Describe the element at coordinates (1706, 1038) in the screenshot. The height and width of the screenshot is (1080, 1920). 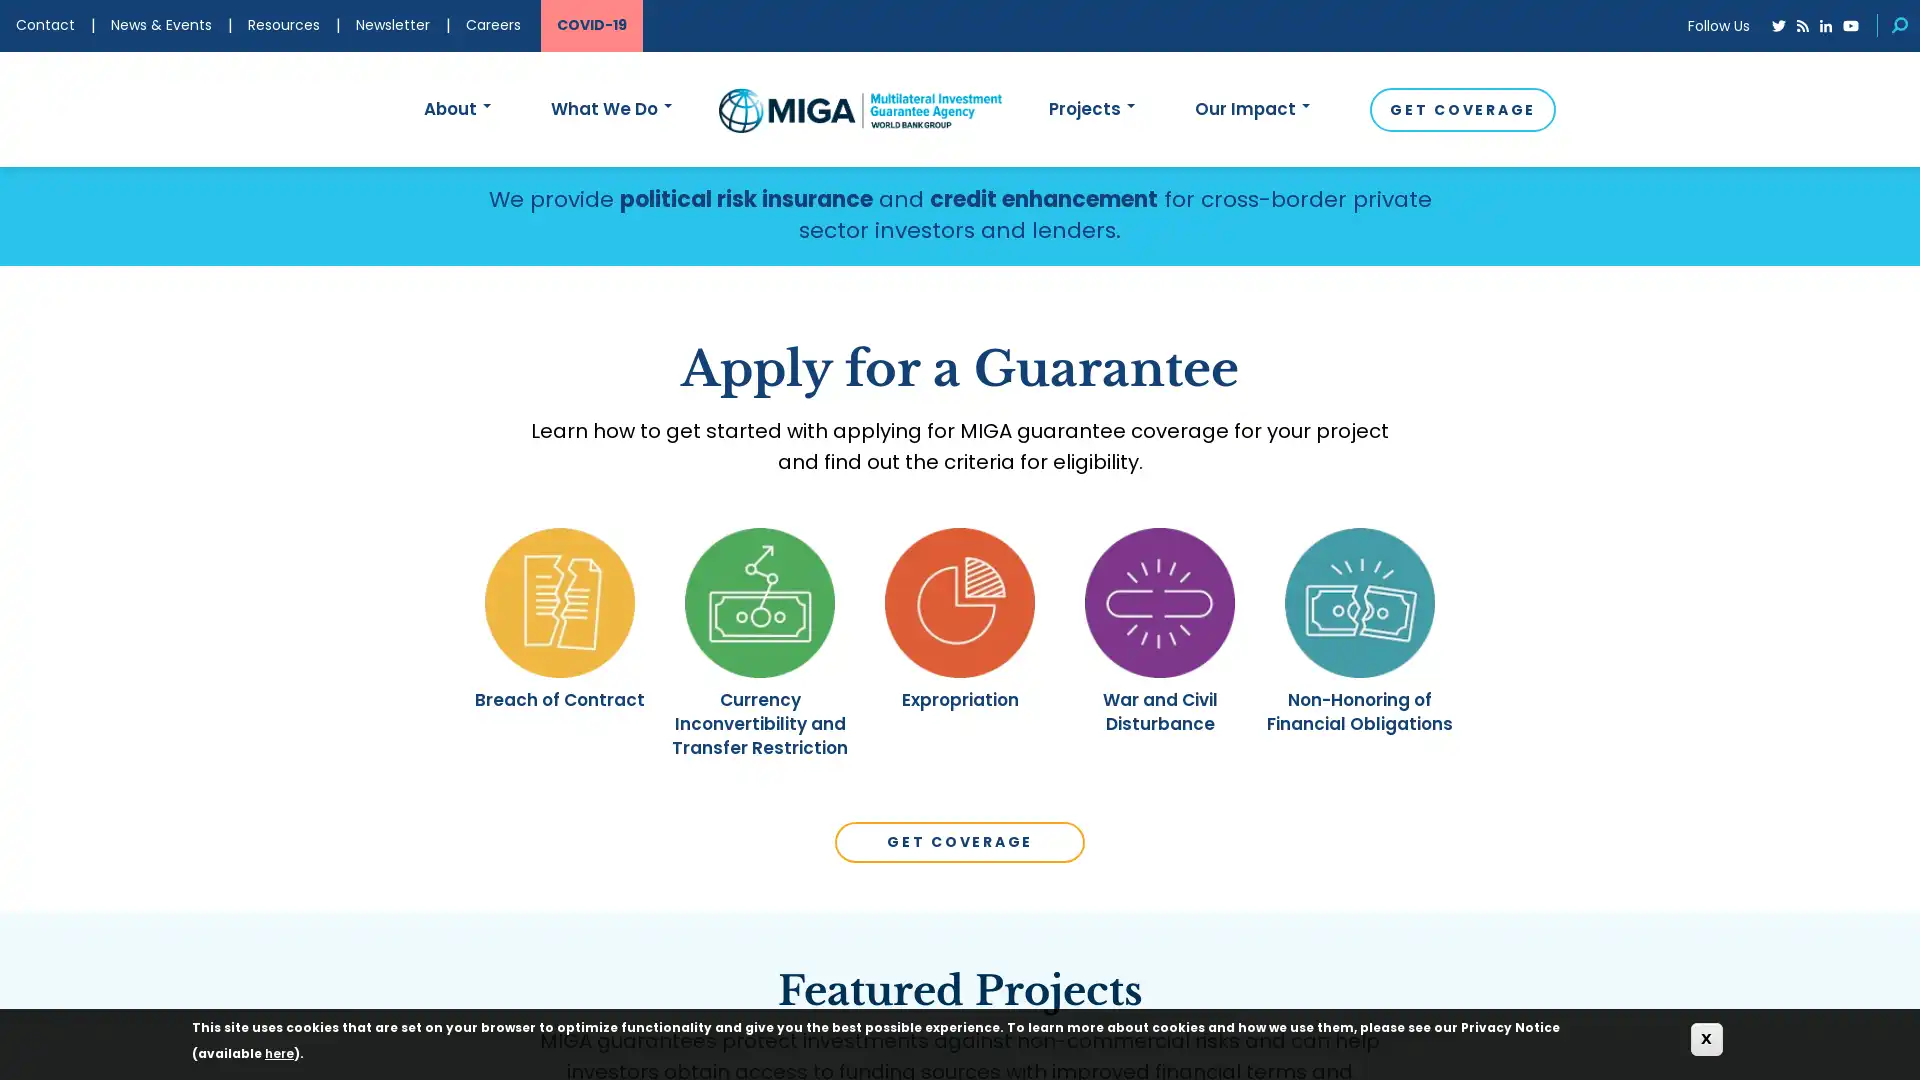
I see `X` at that location.